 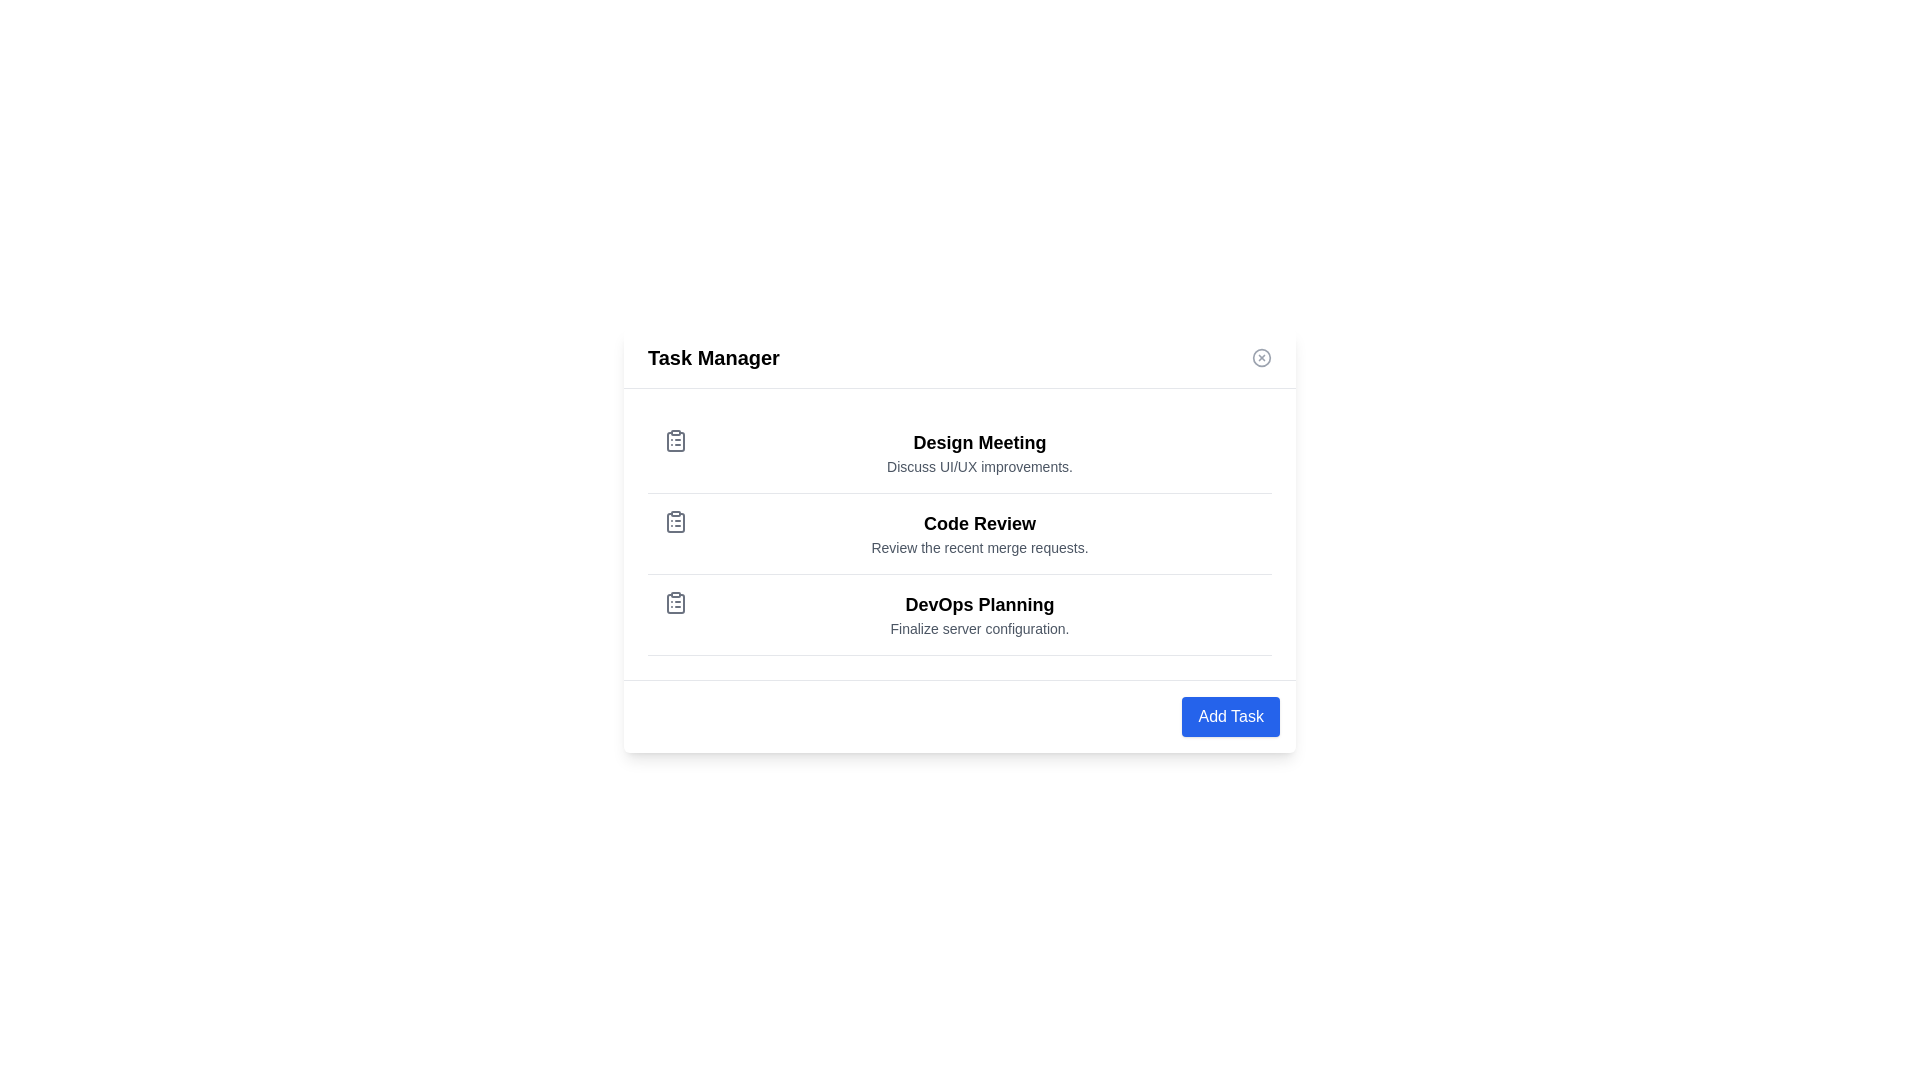 What do you see at coordinates (1229, 715) in the screenshot?
I see `'Add Task' button to add a new task` at bounding box center [1229, 715].